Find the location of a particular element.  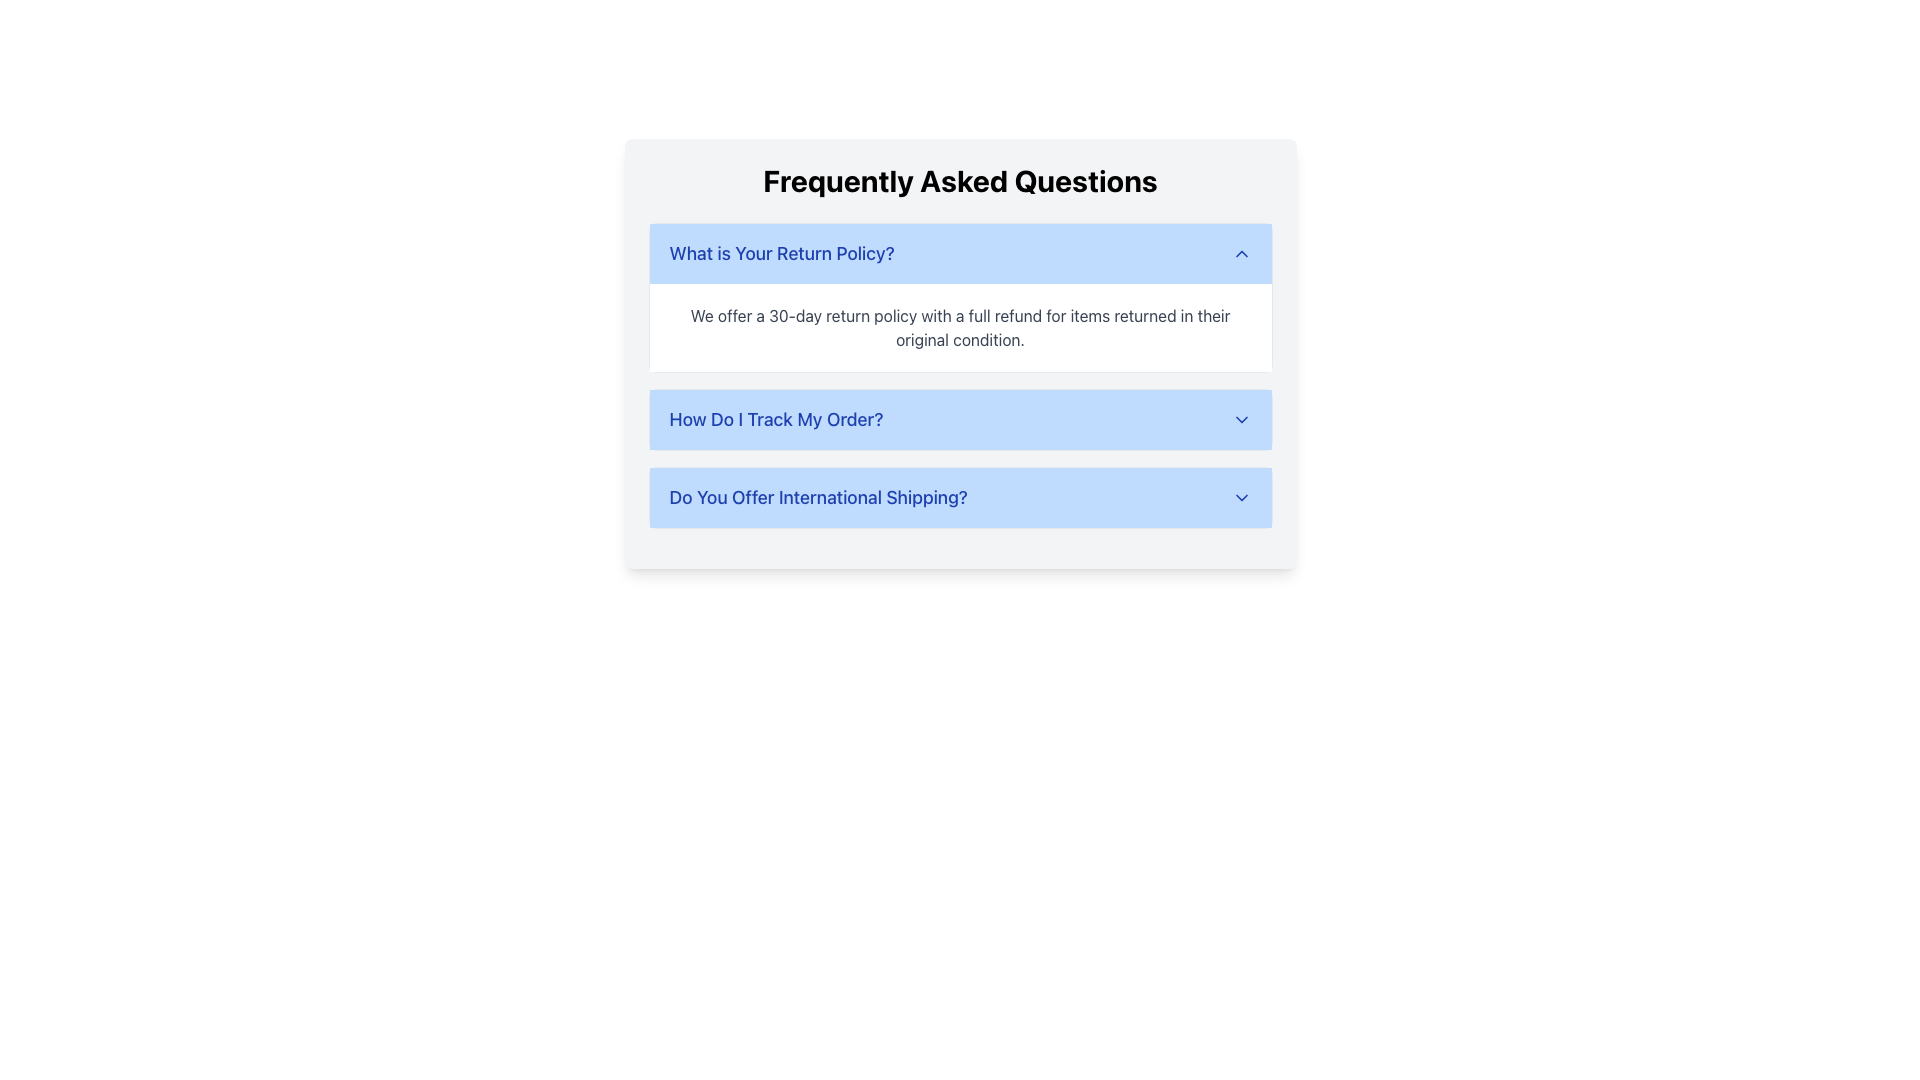

the chevron icon located to the far right of the text 'Do You Offer International Shipping?' is located at coordinates (1240, 496).